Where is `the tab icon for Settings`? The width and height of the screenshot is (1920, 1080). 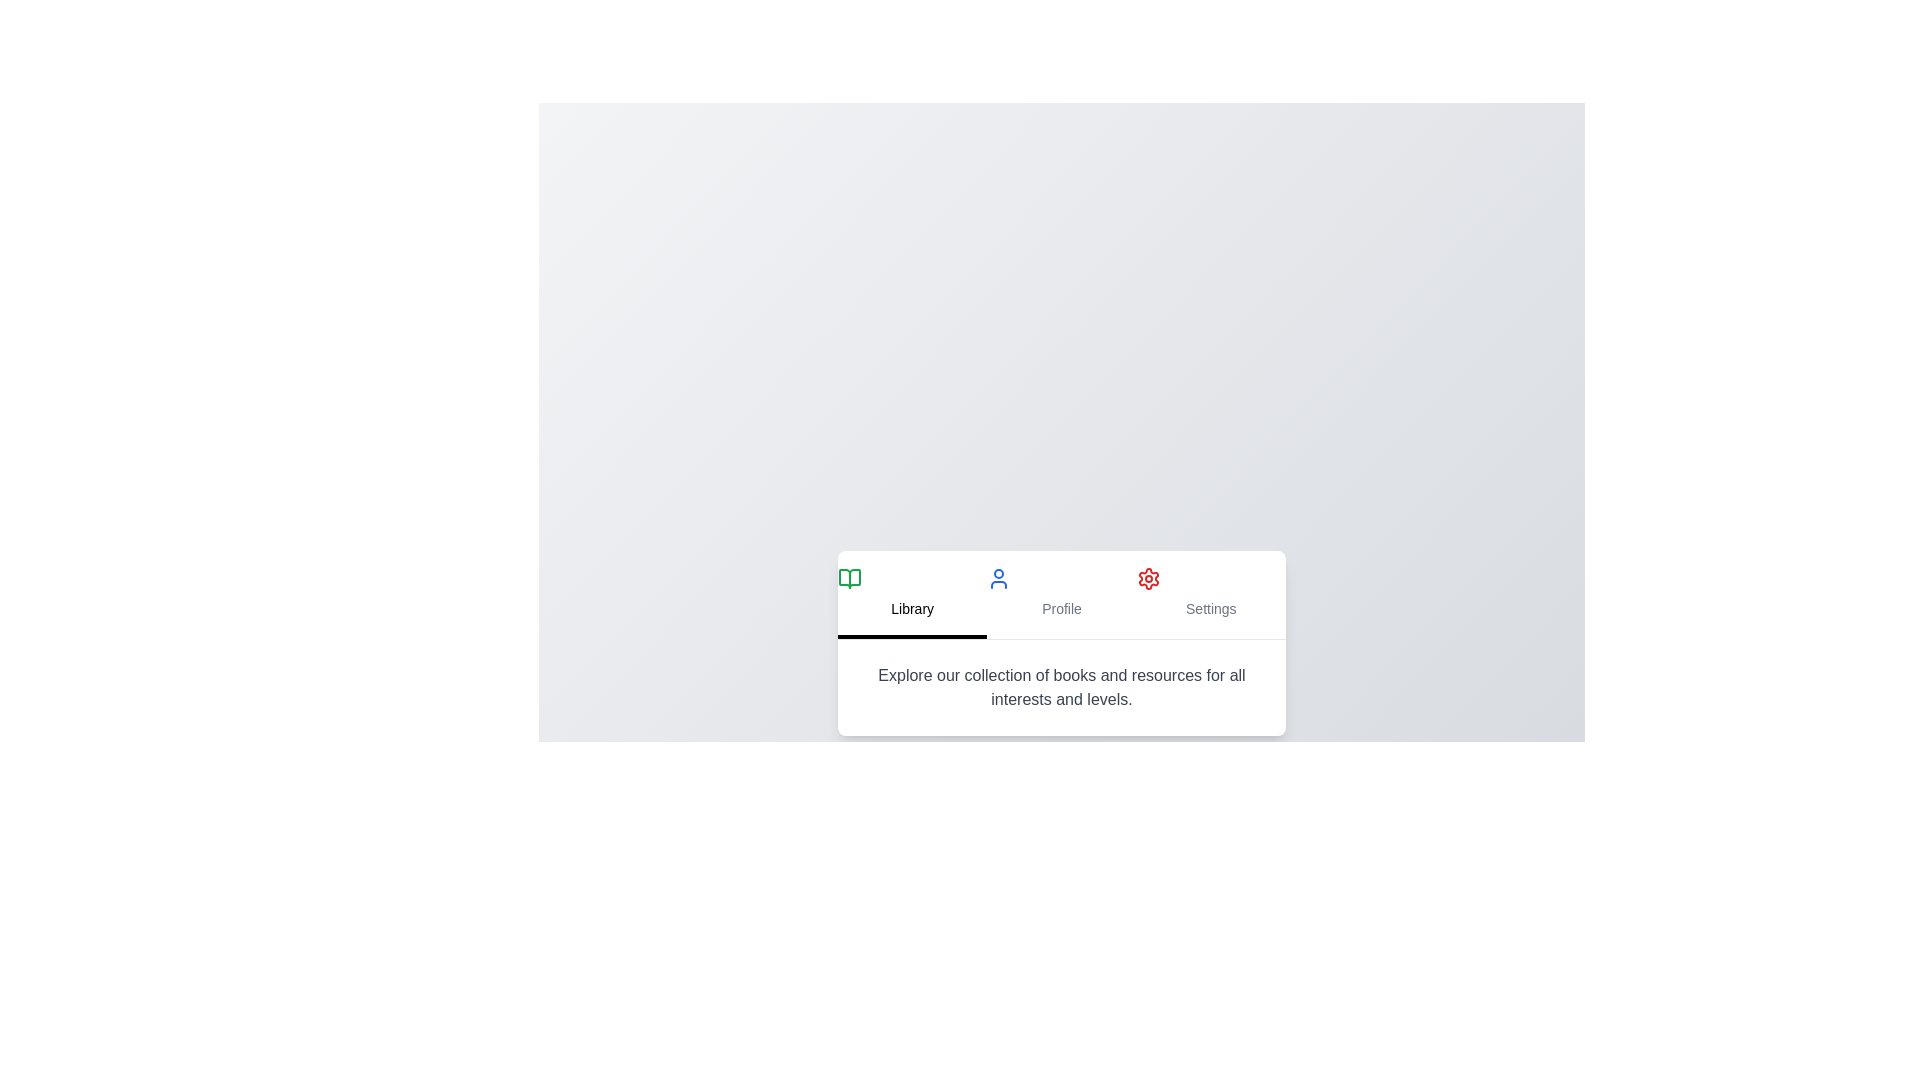
the tab icon for Settings is located at coordinates (1148, 578).